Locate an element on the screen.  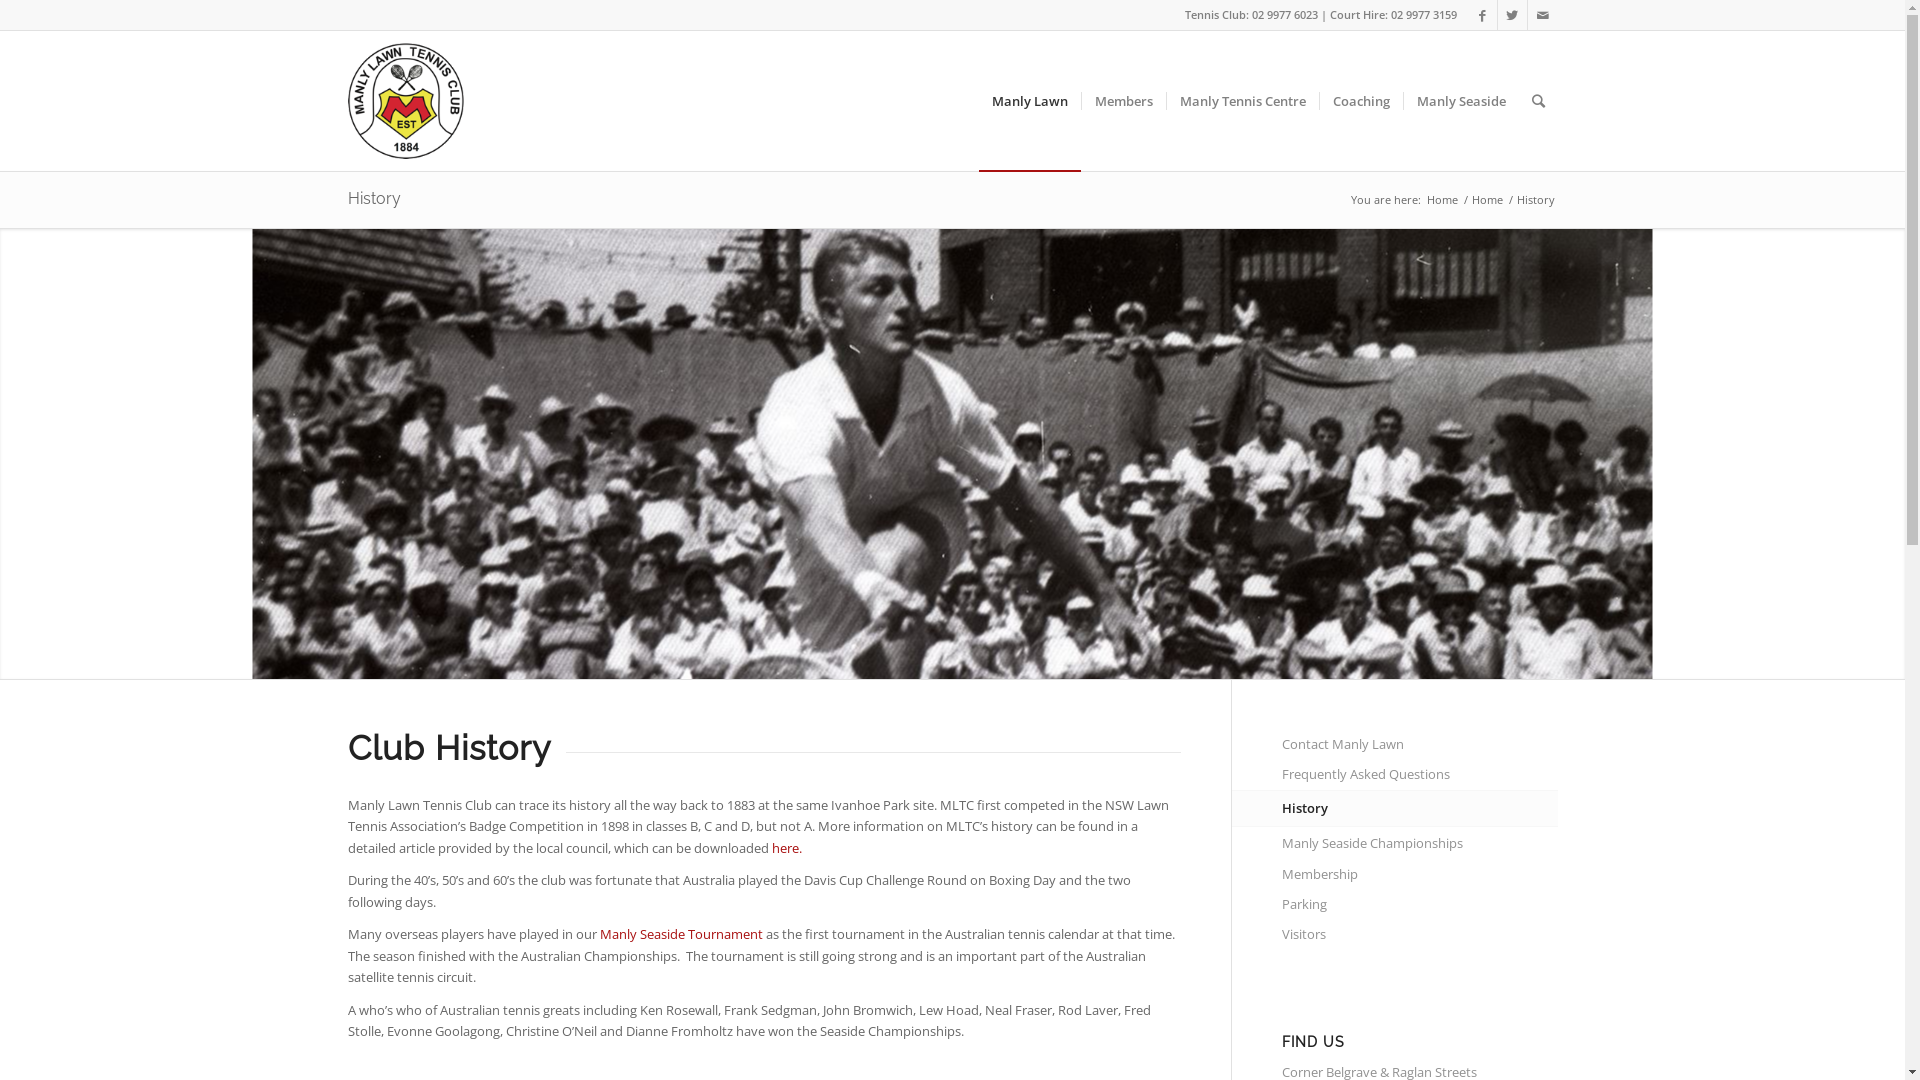
'here.' is located at coordinates (786, 848).